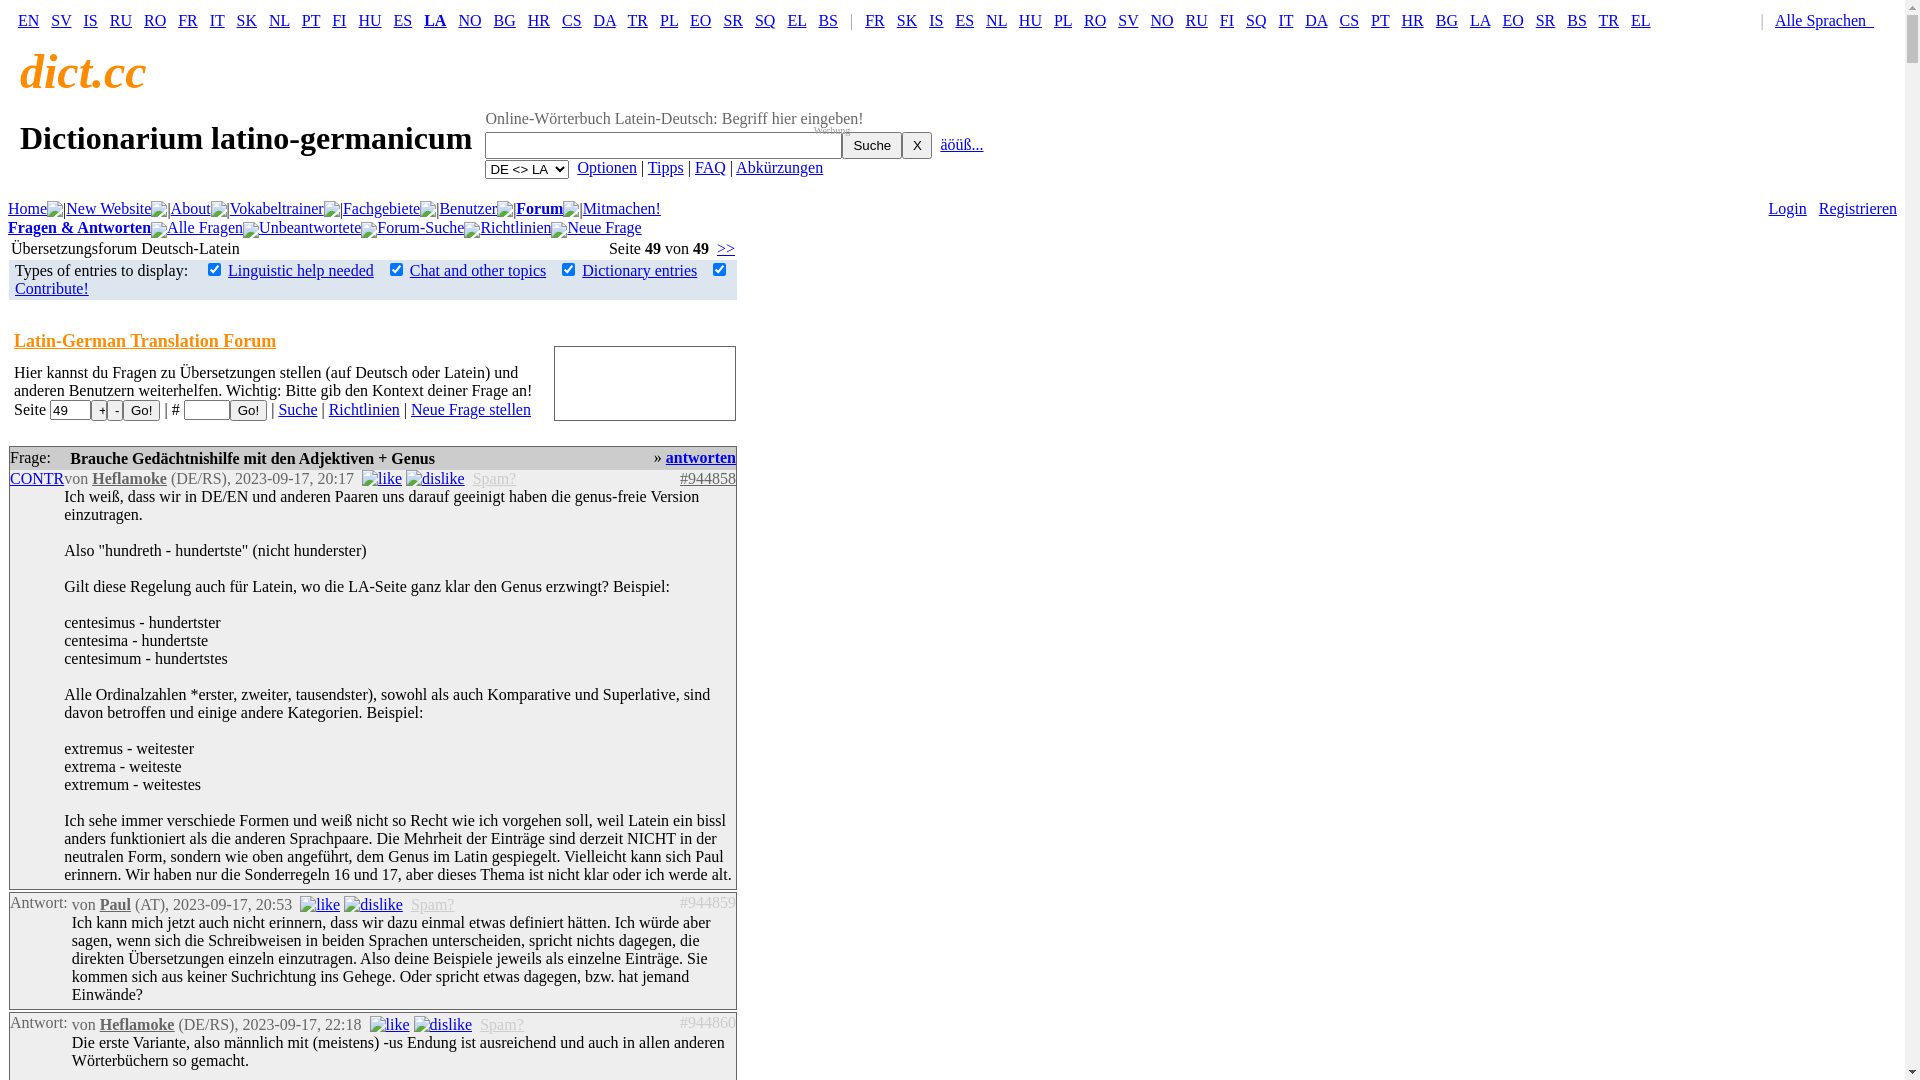 Image resolution: width=1920 pixels, height=1080 pixels. Describe the element at coordinates (560, 20) in the screenshot. I see `'CS'` at that location.